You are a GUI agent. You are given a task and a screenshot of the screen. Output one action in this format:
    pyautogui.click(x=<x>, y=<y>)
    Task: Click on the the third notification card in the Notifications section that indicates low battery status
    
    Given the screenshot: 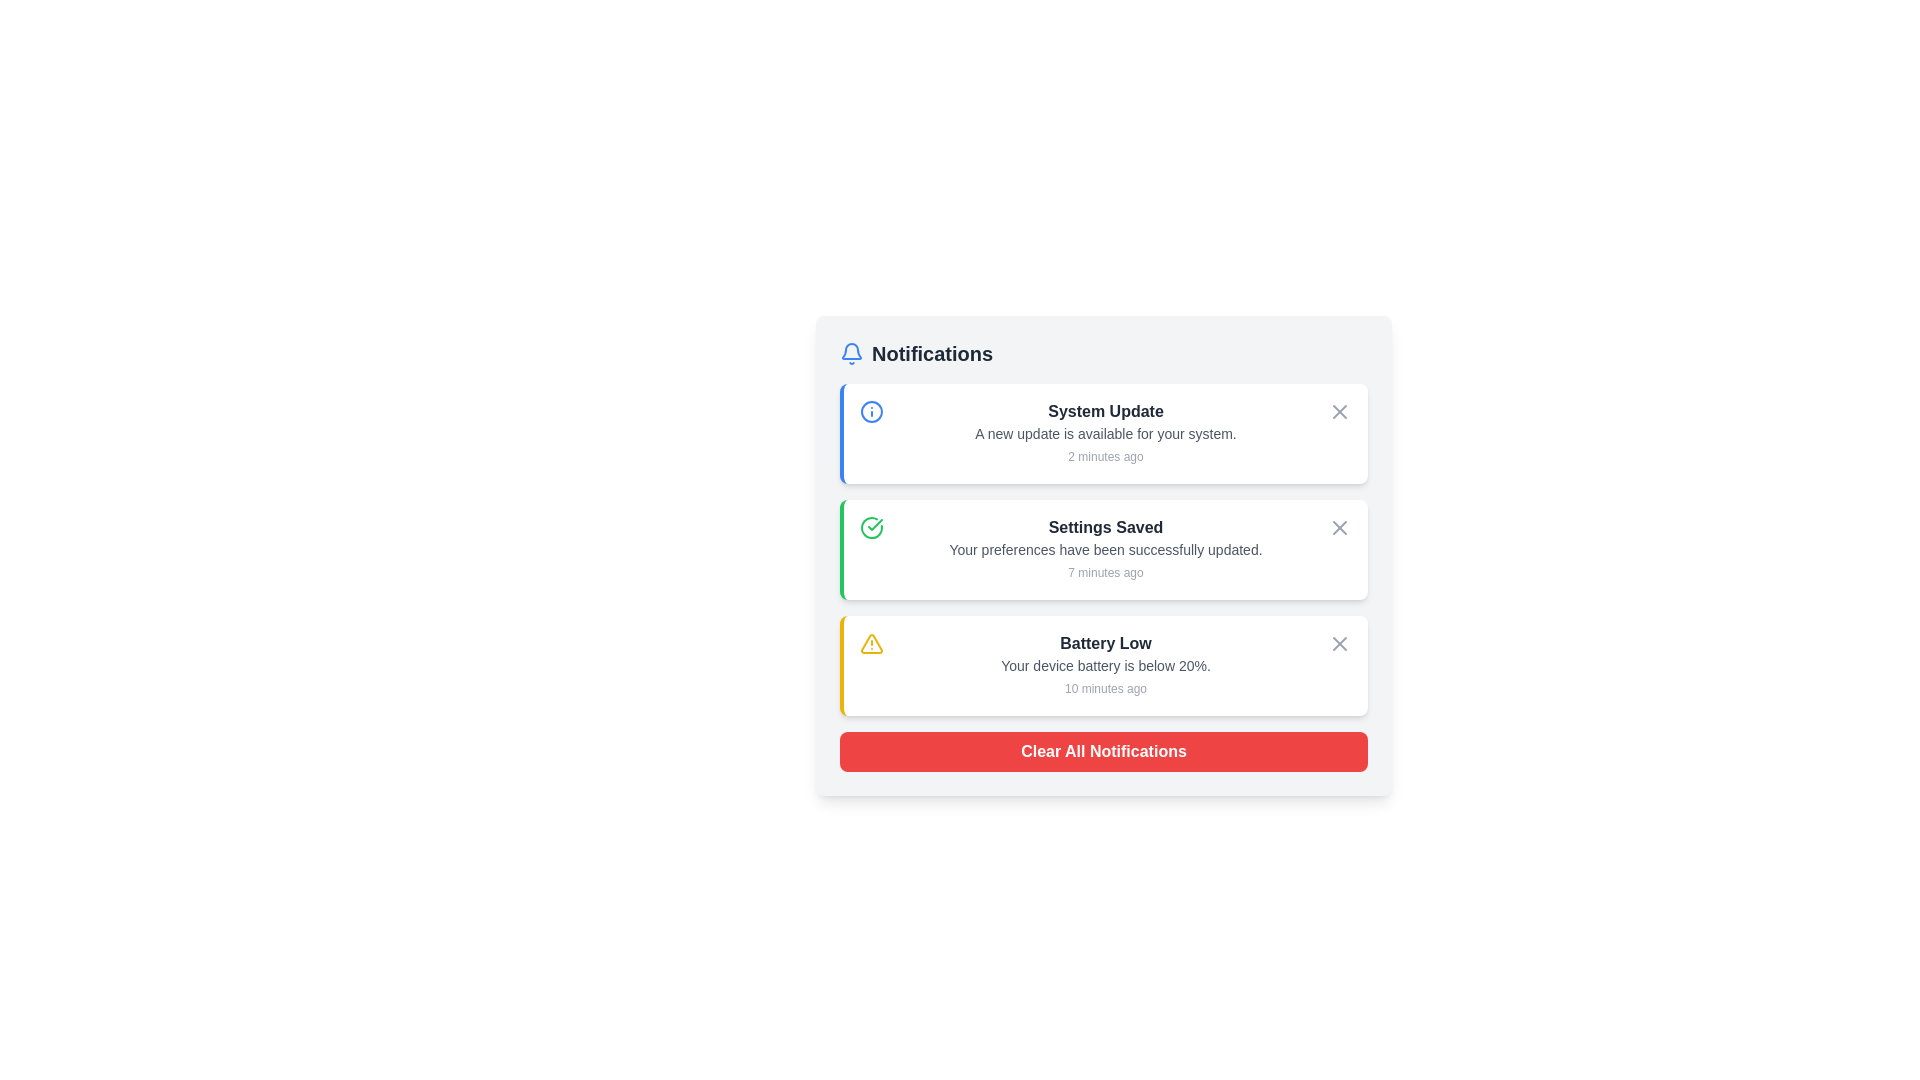 What is the action you would take?
    pyautogui.click(x=1103, y=666)
    